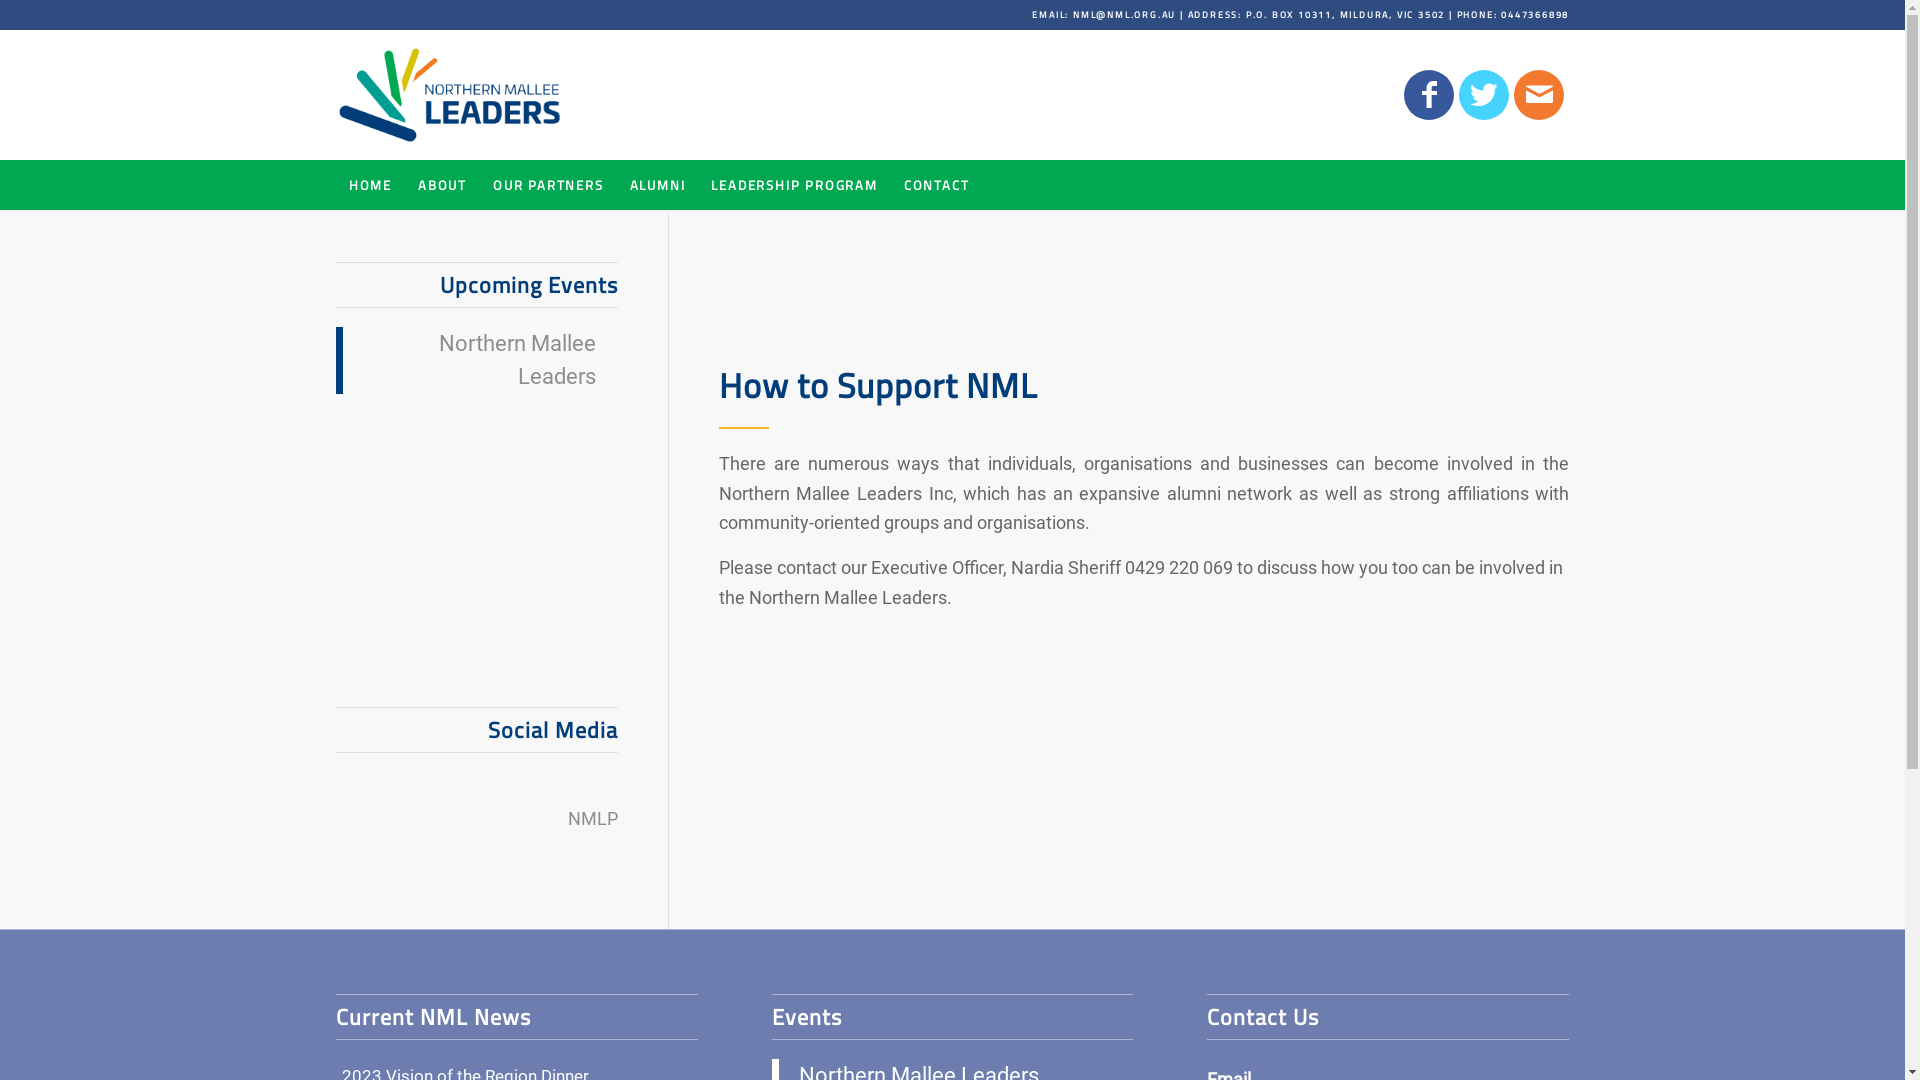 Image resolution: width=1920 pixels, height=1080 pixels. What do you see at coordinates (441, 185) in the screenshot?
I see `'ABOUT'` at bounding box center [441, 185].